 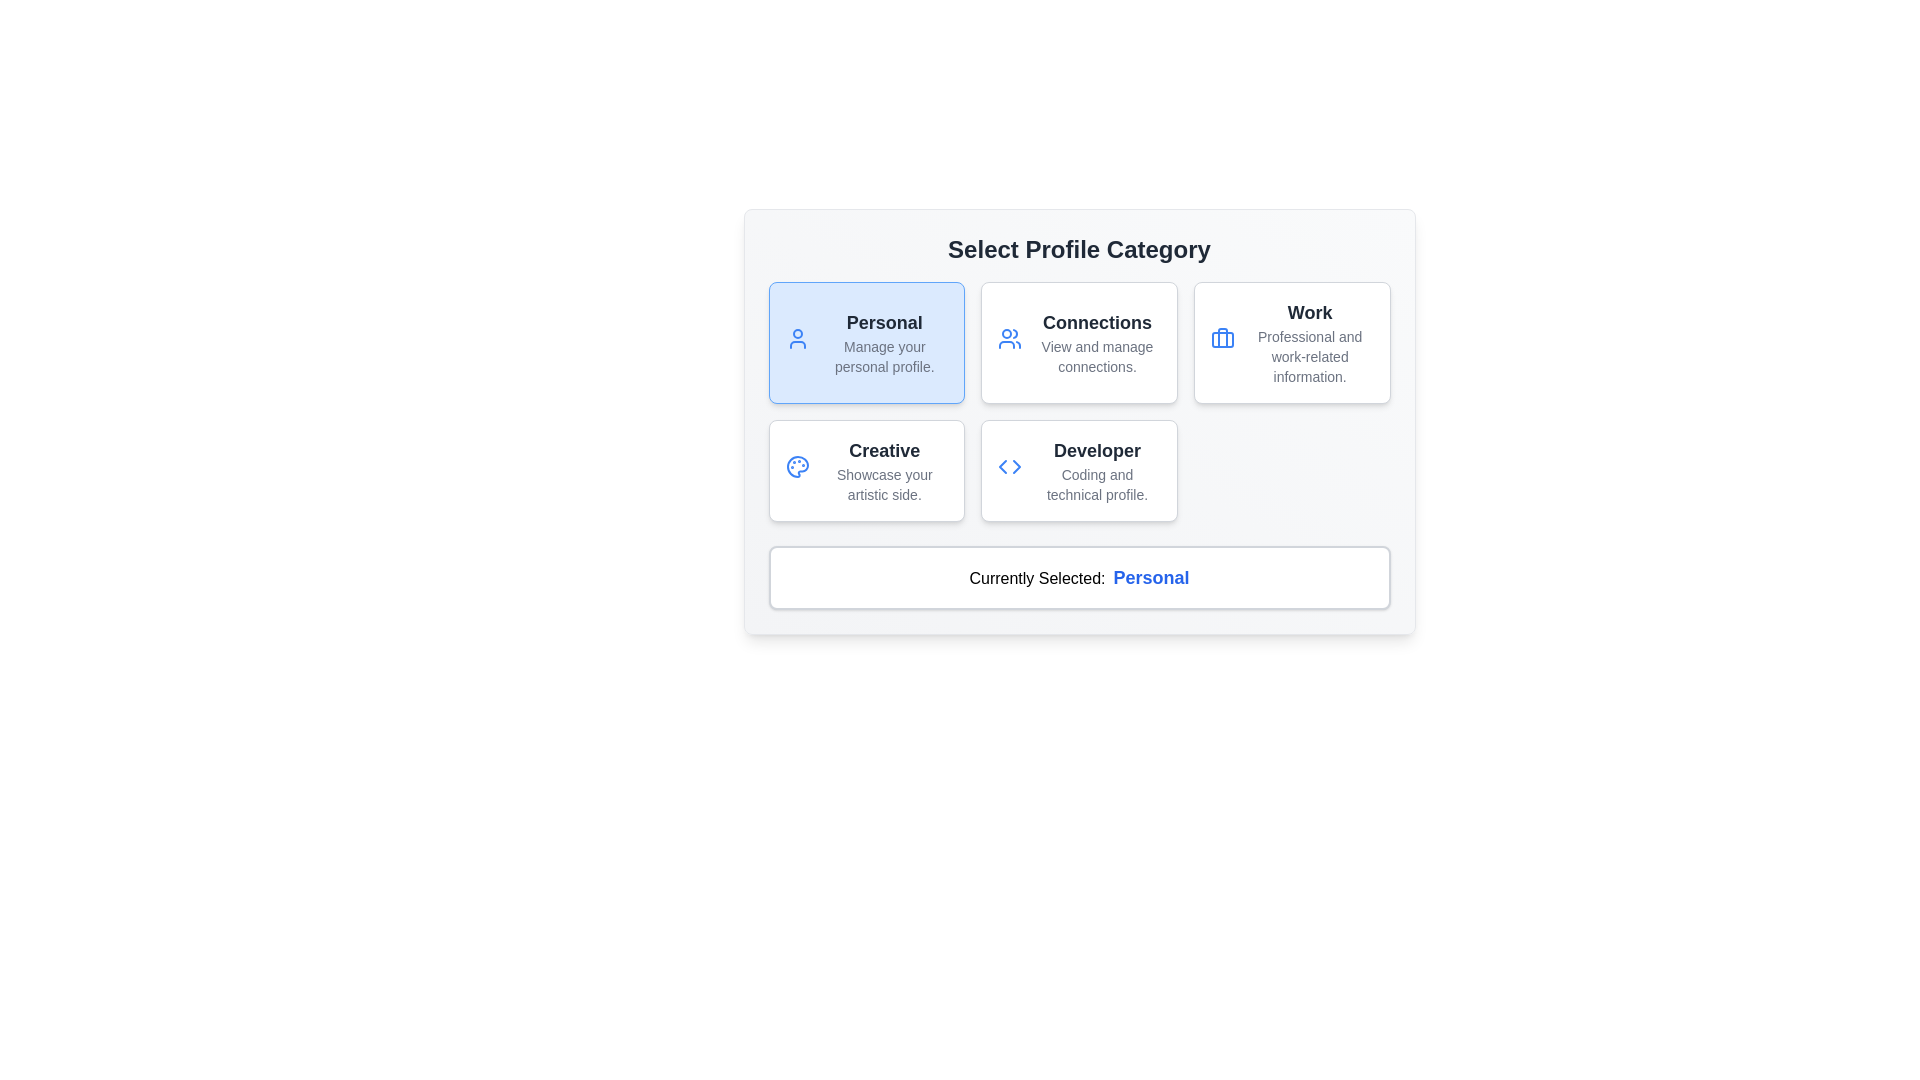 I want to click on the left-facing arrow vector graphic element within the 'Developer' card in the profile selection interface, so click(x=1003, y=466).